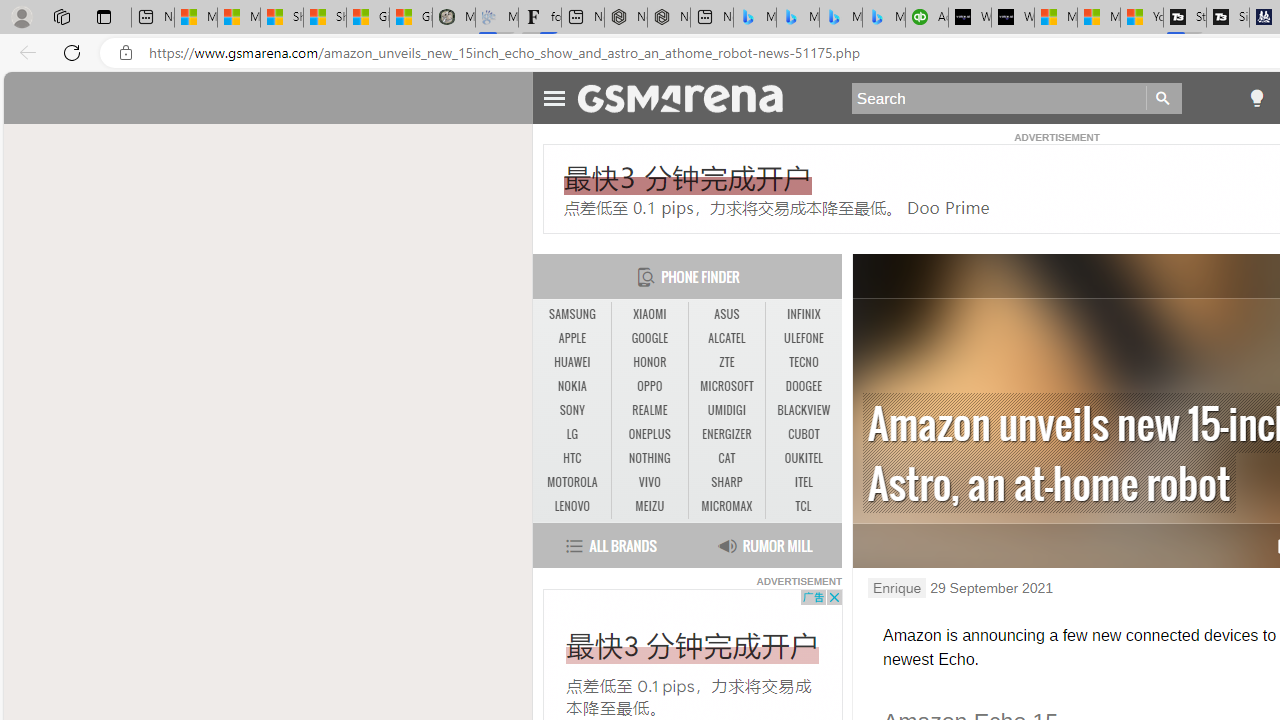 This screenshot has width=1280, height=720. What do you see at coordinates (571, 362) in the screenshot?
I see `'HUAWEI'` at bounding box center [571, 362].